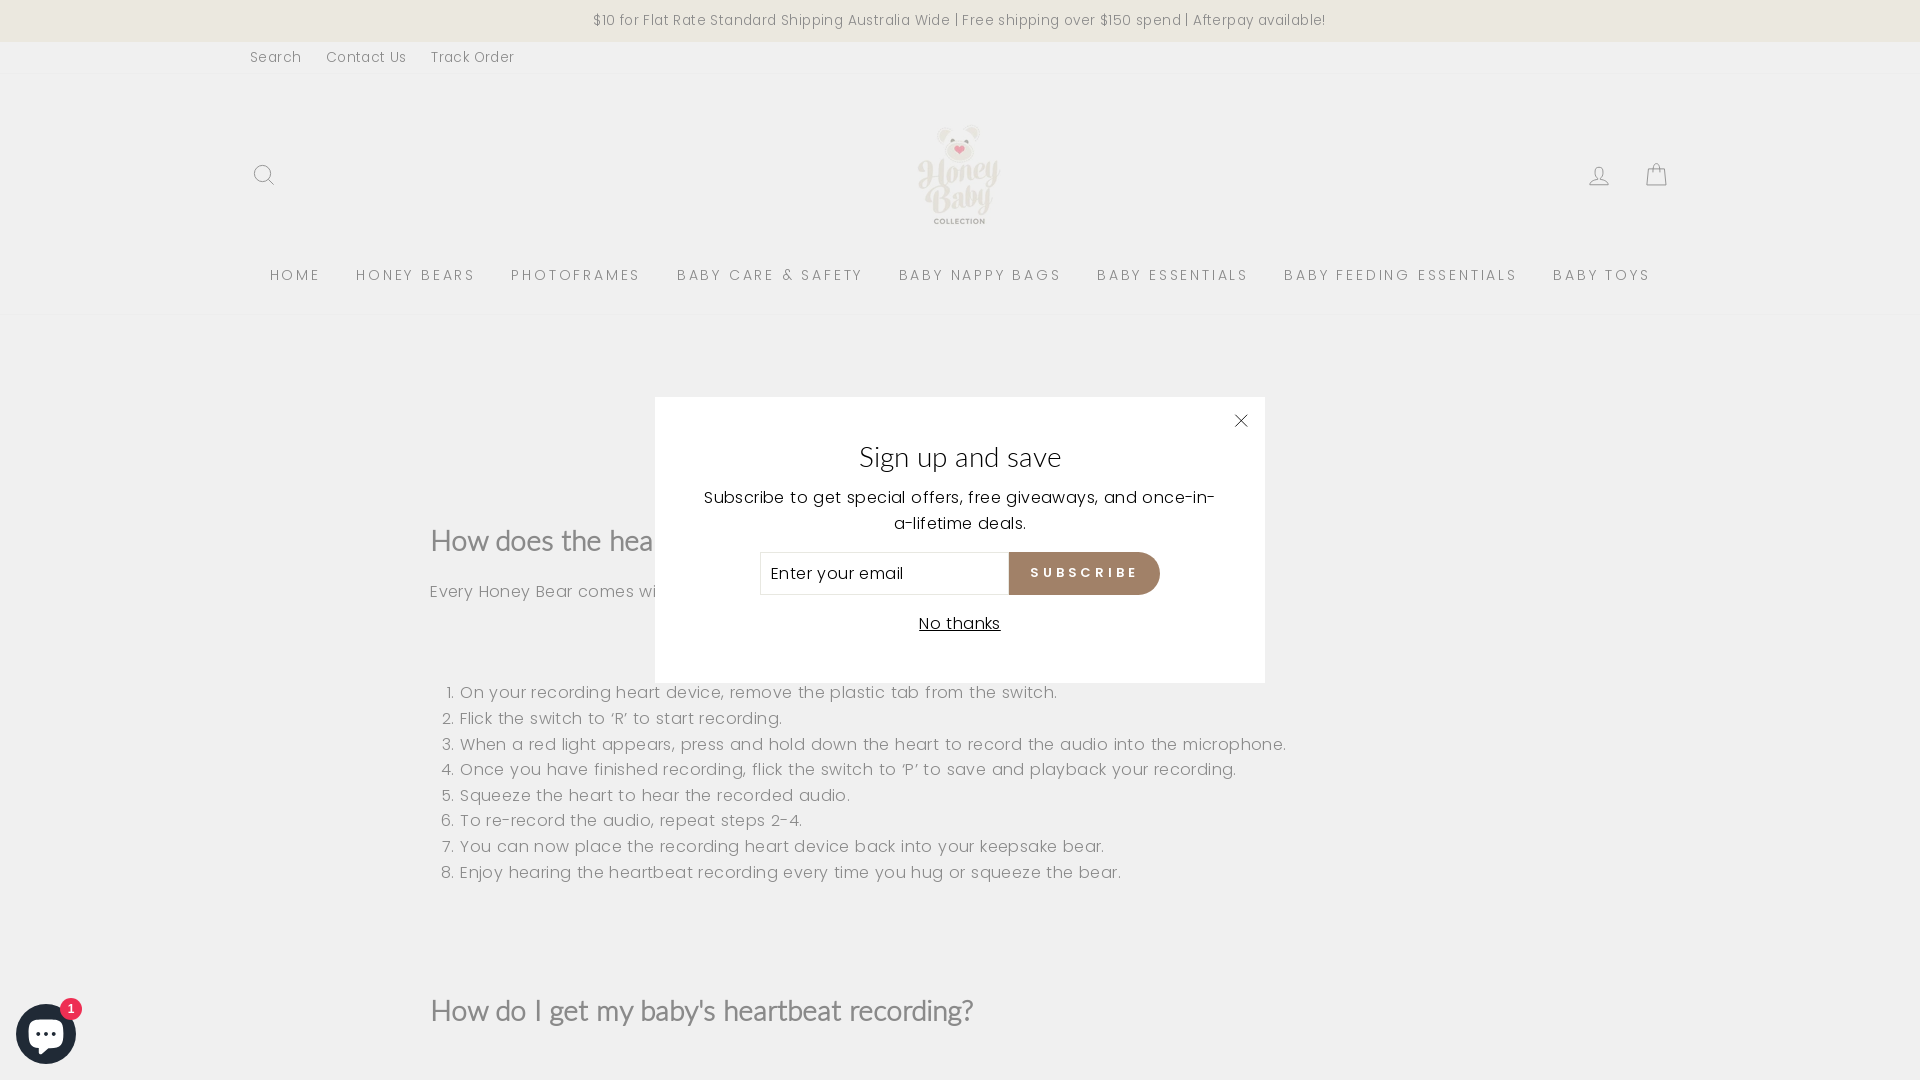 This screenshot has height=1080, width=1920. I want to click on 'Shopify online store chat', so click(46, 1029).